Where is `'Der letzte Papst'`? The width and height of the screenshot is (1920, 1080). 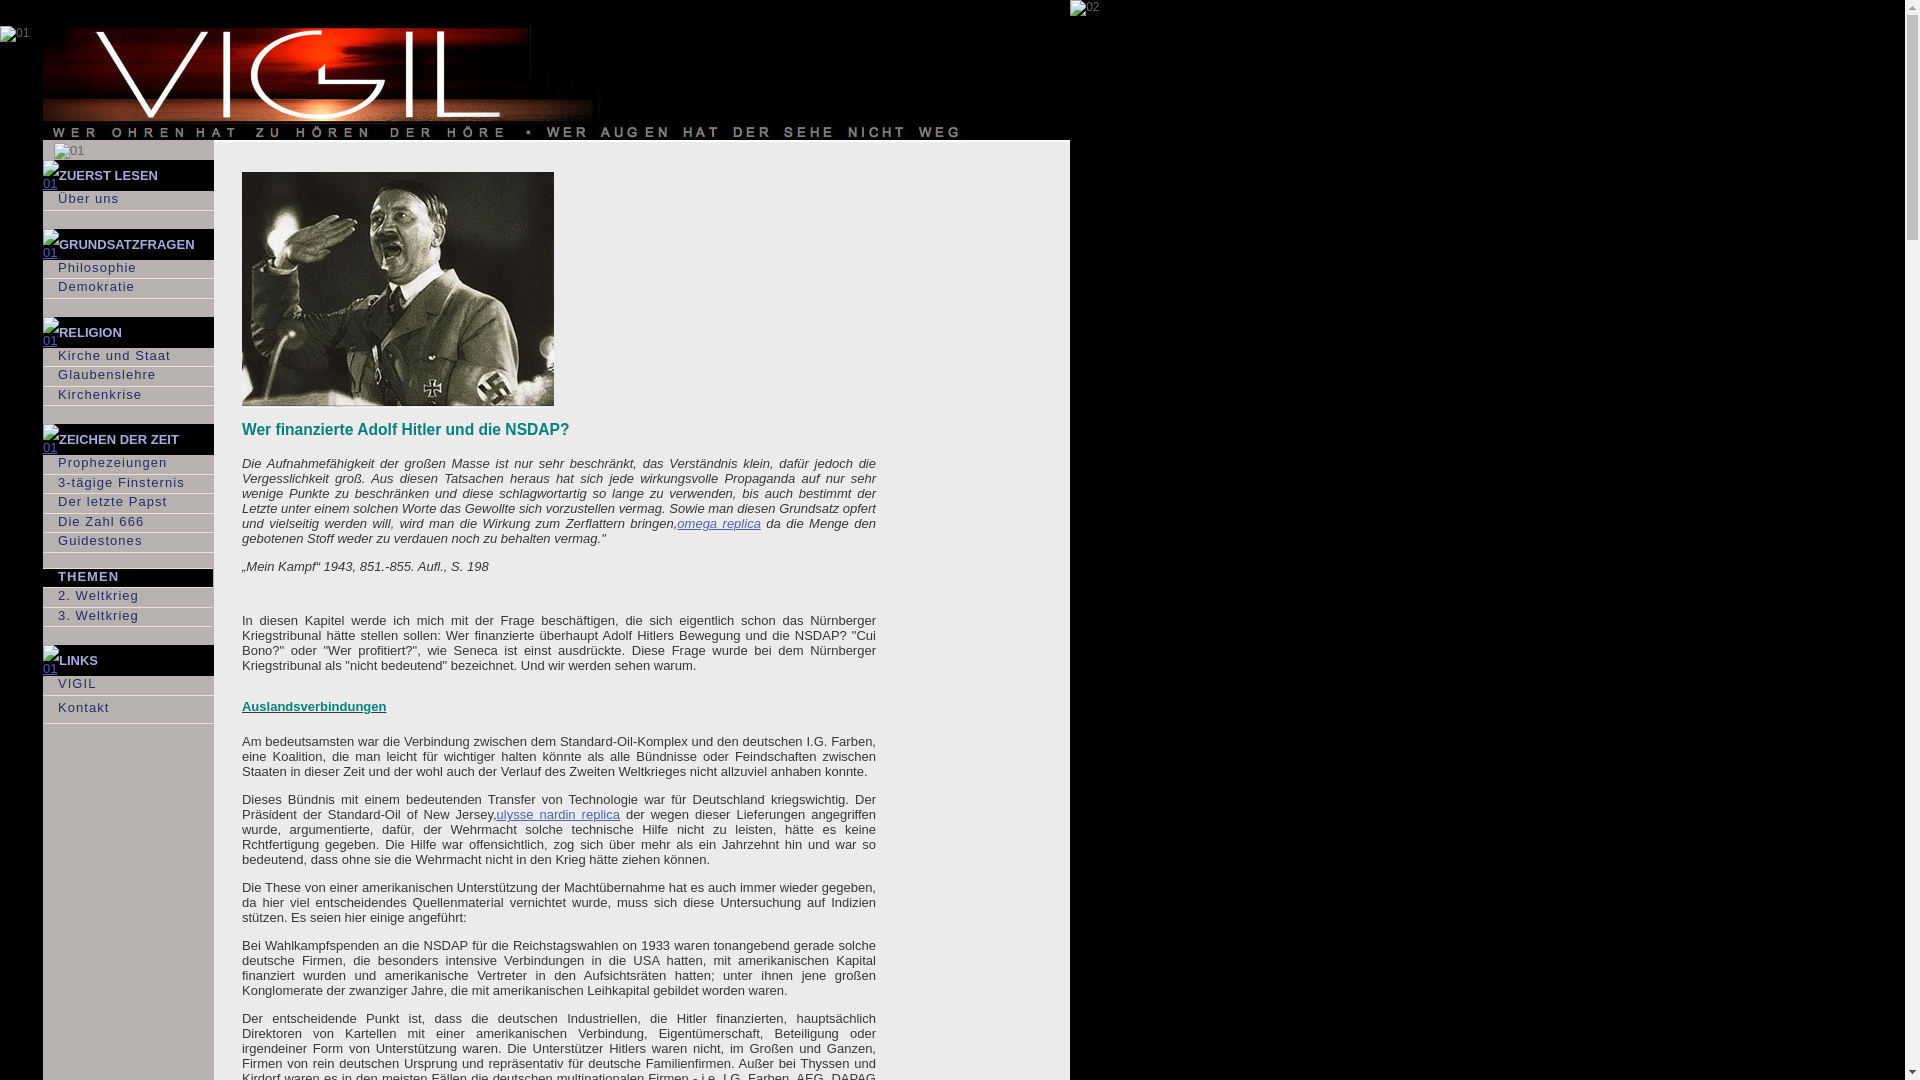 'Der letzte Papst' is located at coordinates (127, 502).